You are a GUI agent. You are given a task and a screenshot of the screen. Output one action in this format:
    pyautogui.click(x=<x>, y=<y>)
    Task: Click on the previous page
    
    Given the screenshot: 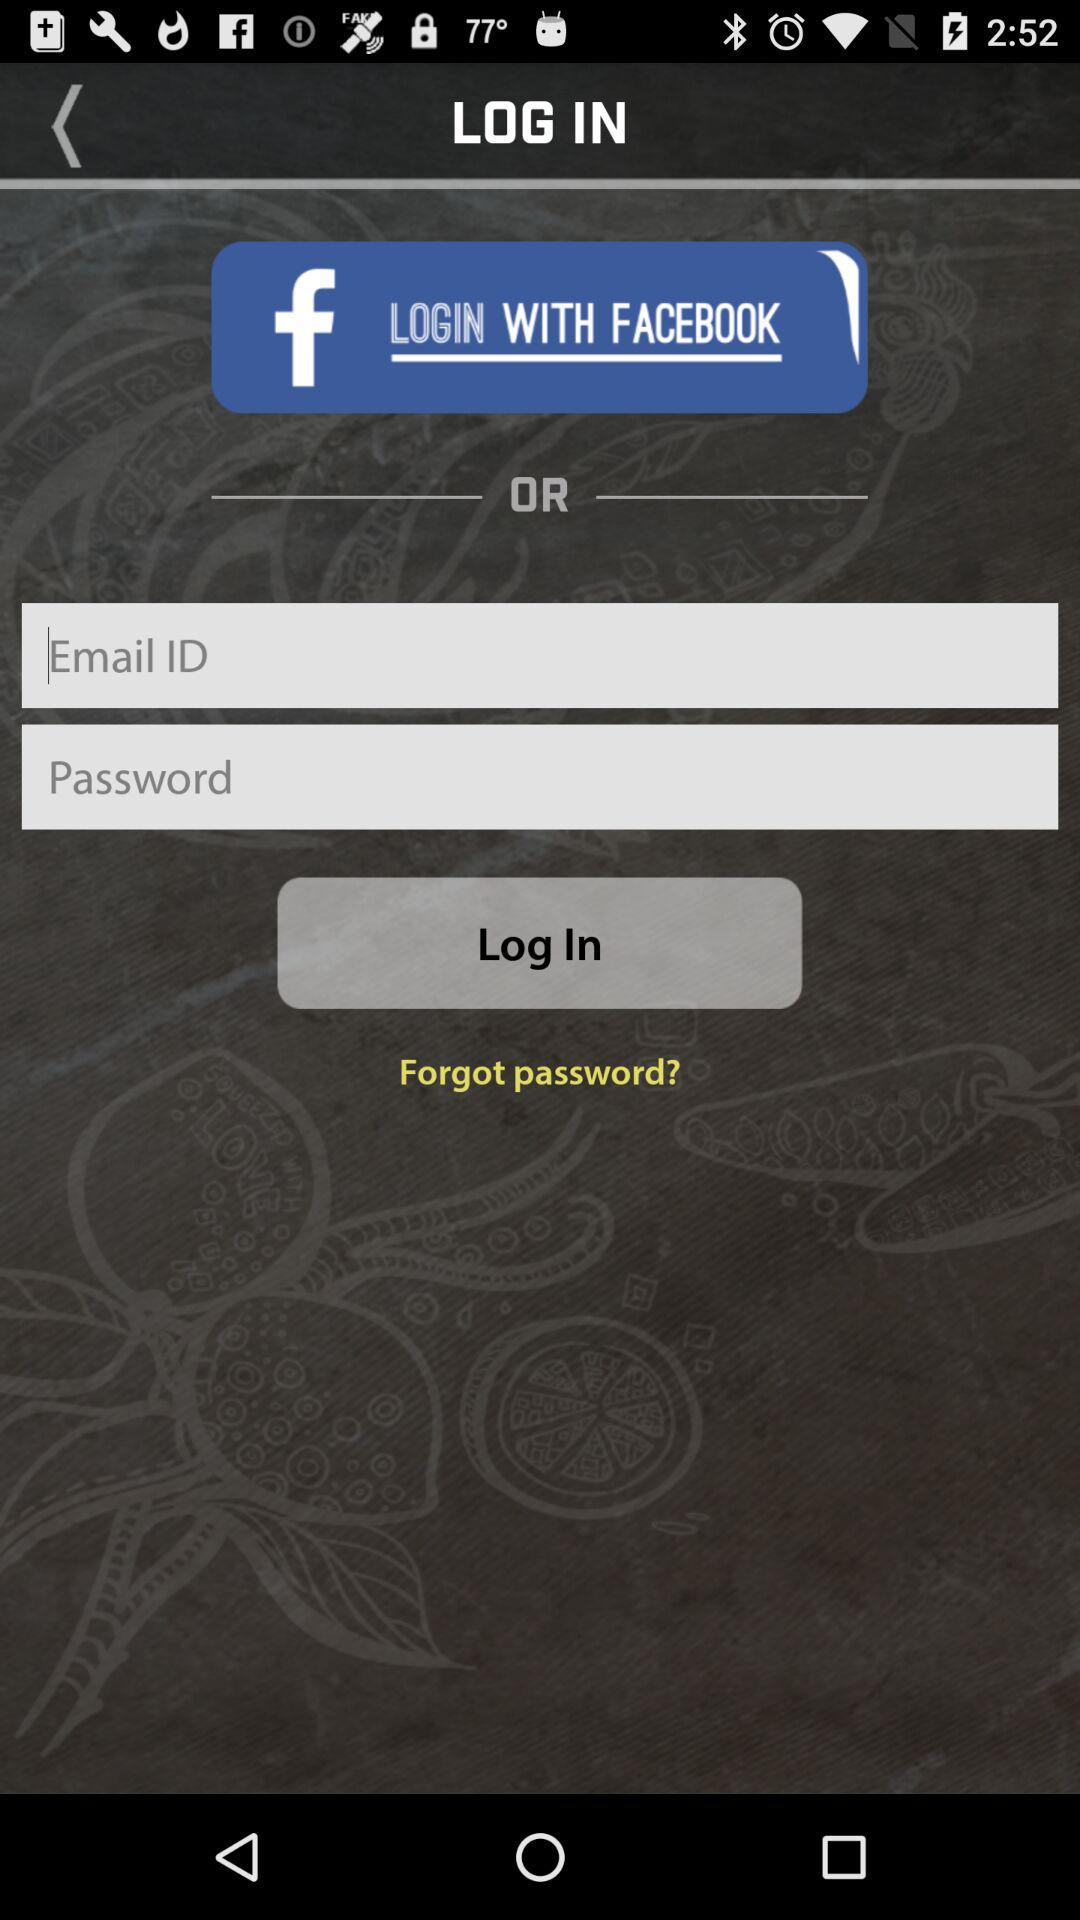 What is the action you would take?
    pyautogui.click(x=66, y=124)
    